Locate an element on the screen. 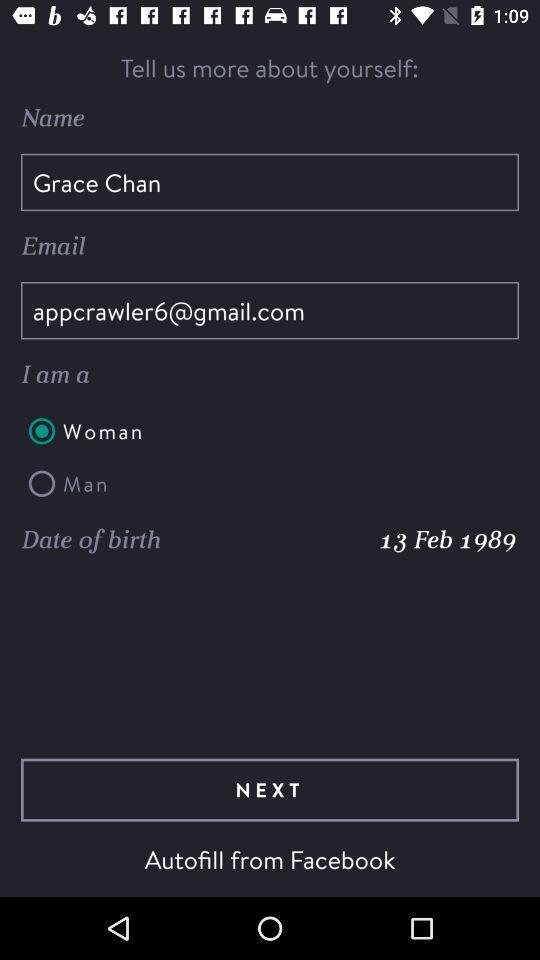  item below date of birth item is located at coordinates (270, 790).